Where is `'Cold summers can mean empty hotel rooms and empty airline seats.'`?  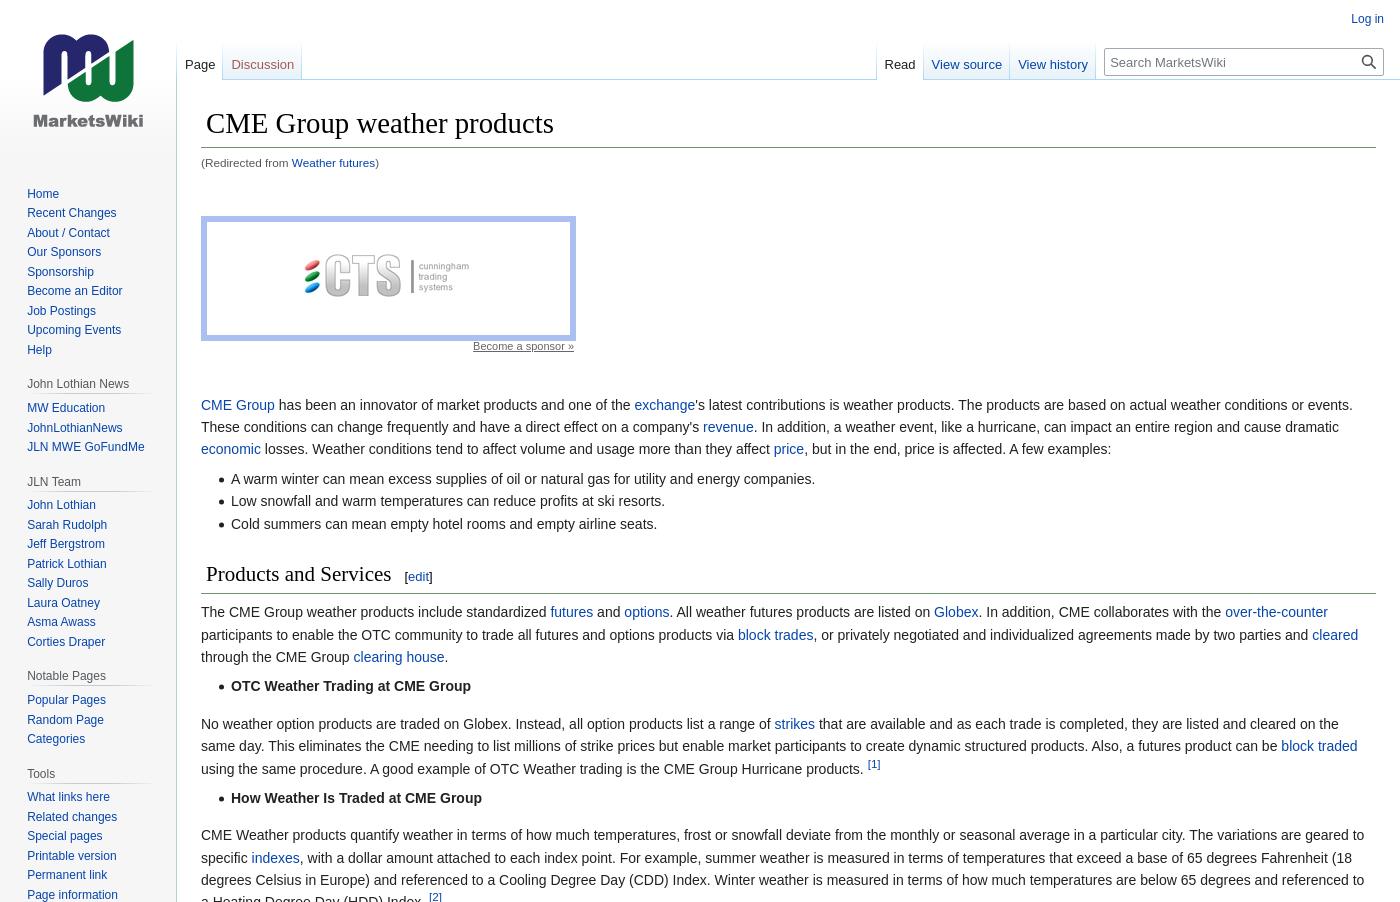
'Cold summers can mean empty hotel rooms and empty airline seats.' is located at coordinates (443, 521).